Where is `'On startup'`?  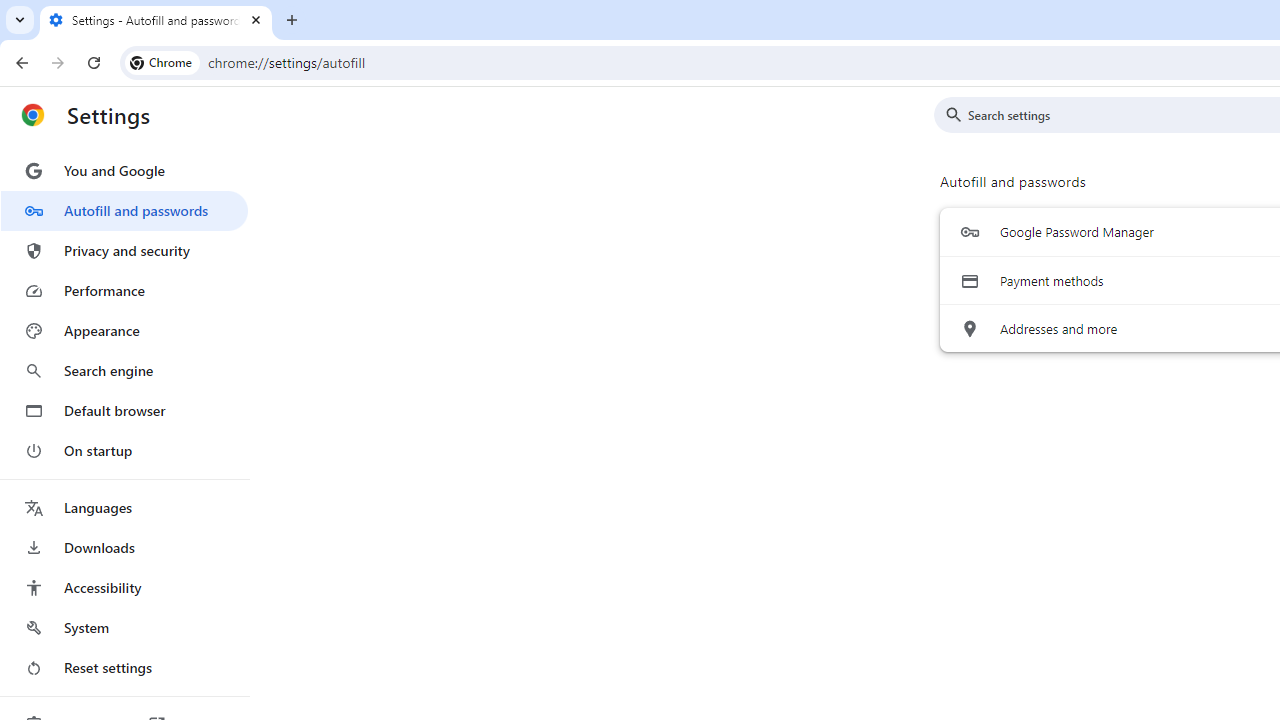 'On startup' is located at coordinates (123, 451).